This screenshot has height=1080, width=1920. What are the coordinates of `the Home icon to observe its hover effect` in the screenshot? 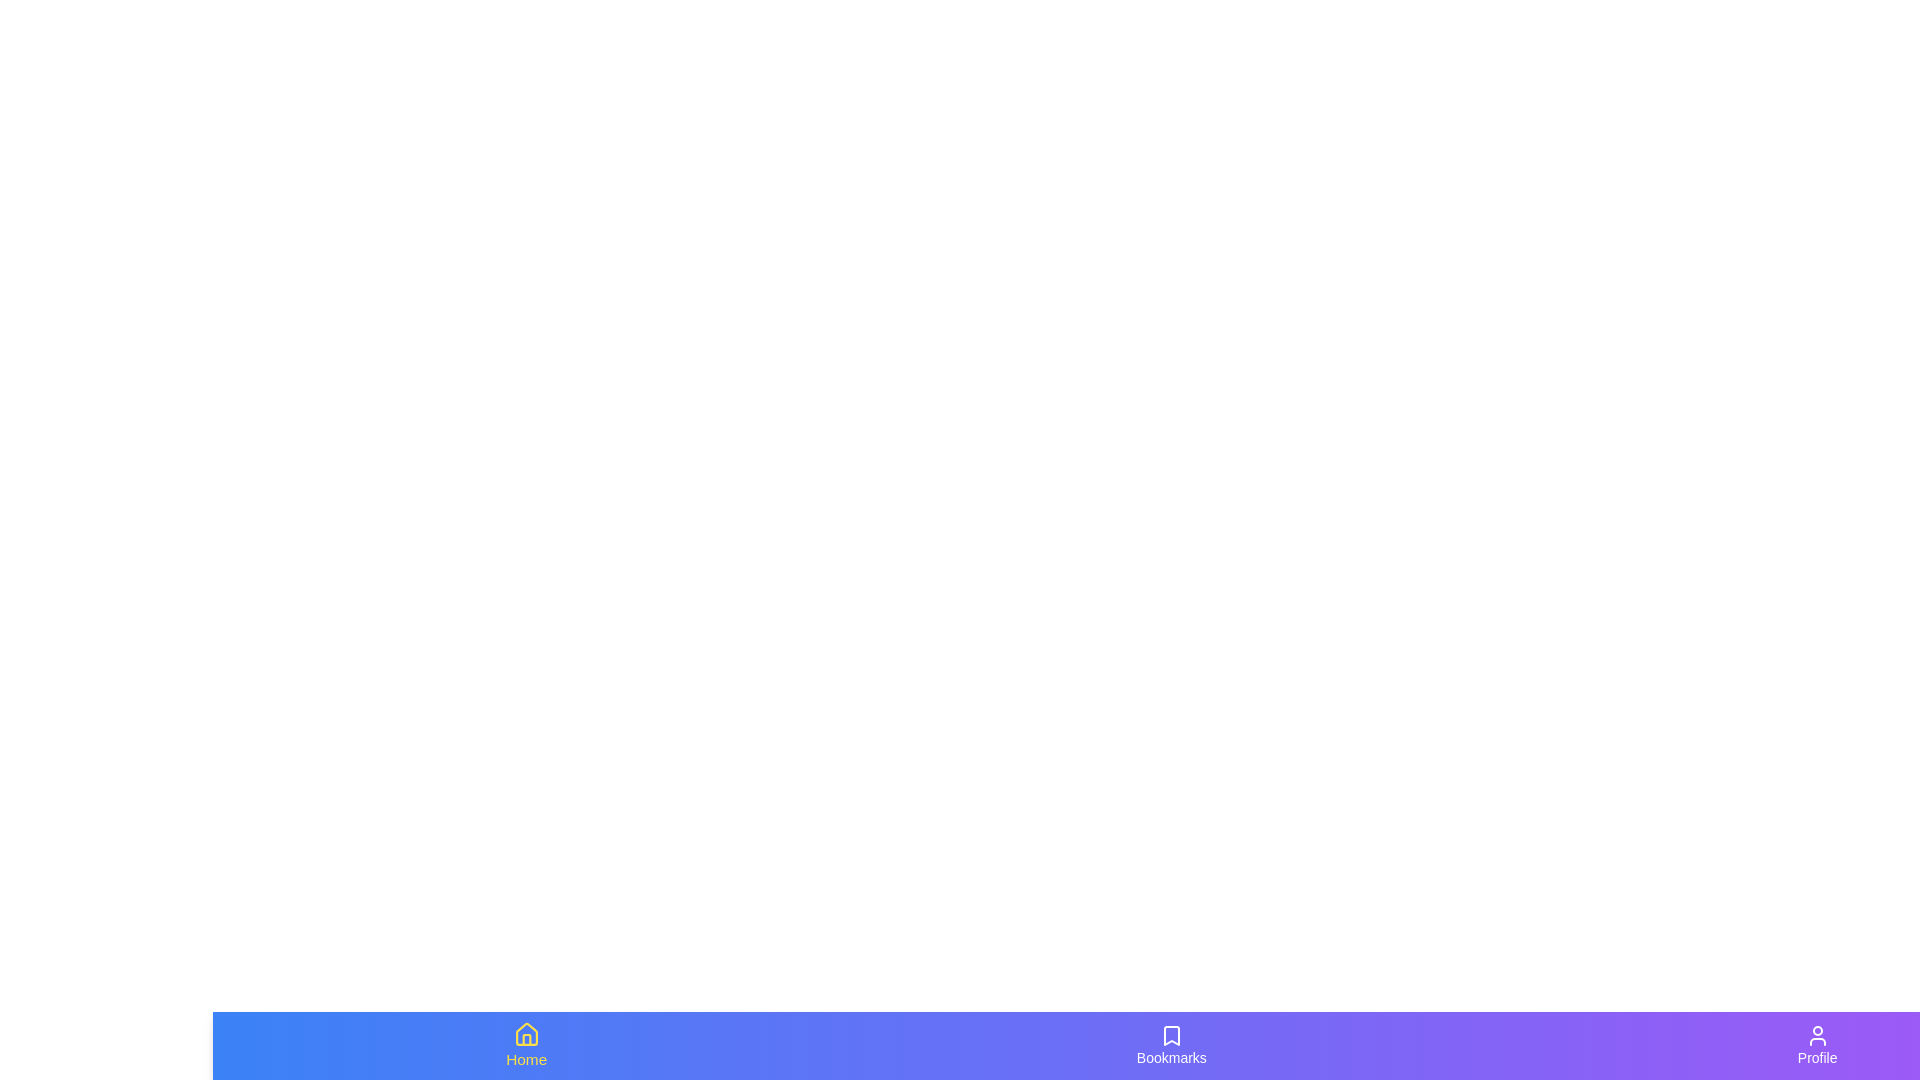 It's located at (527, 1044).